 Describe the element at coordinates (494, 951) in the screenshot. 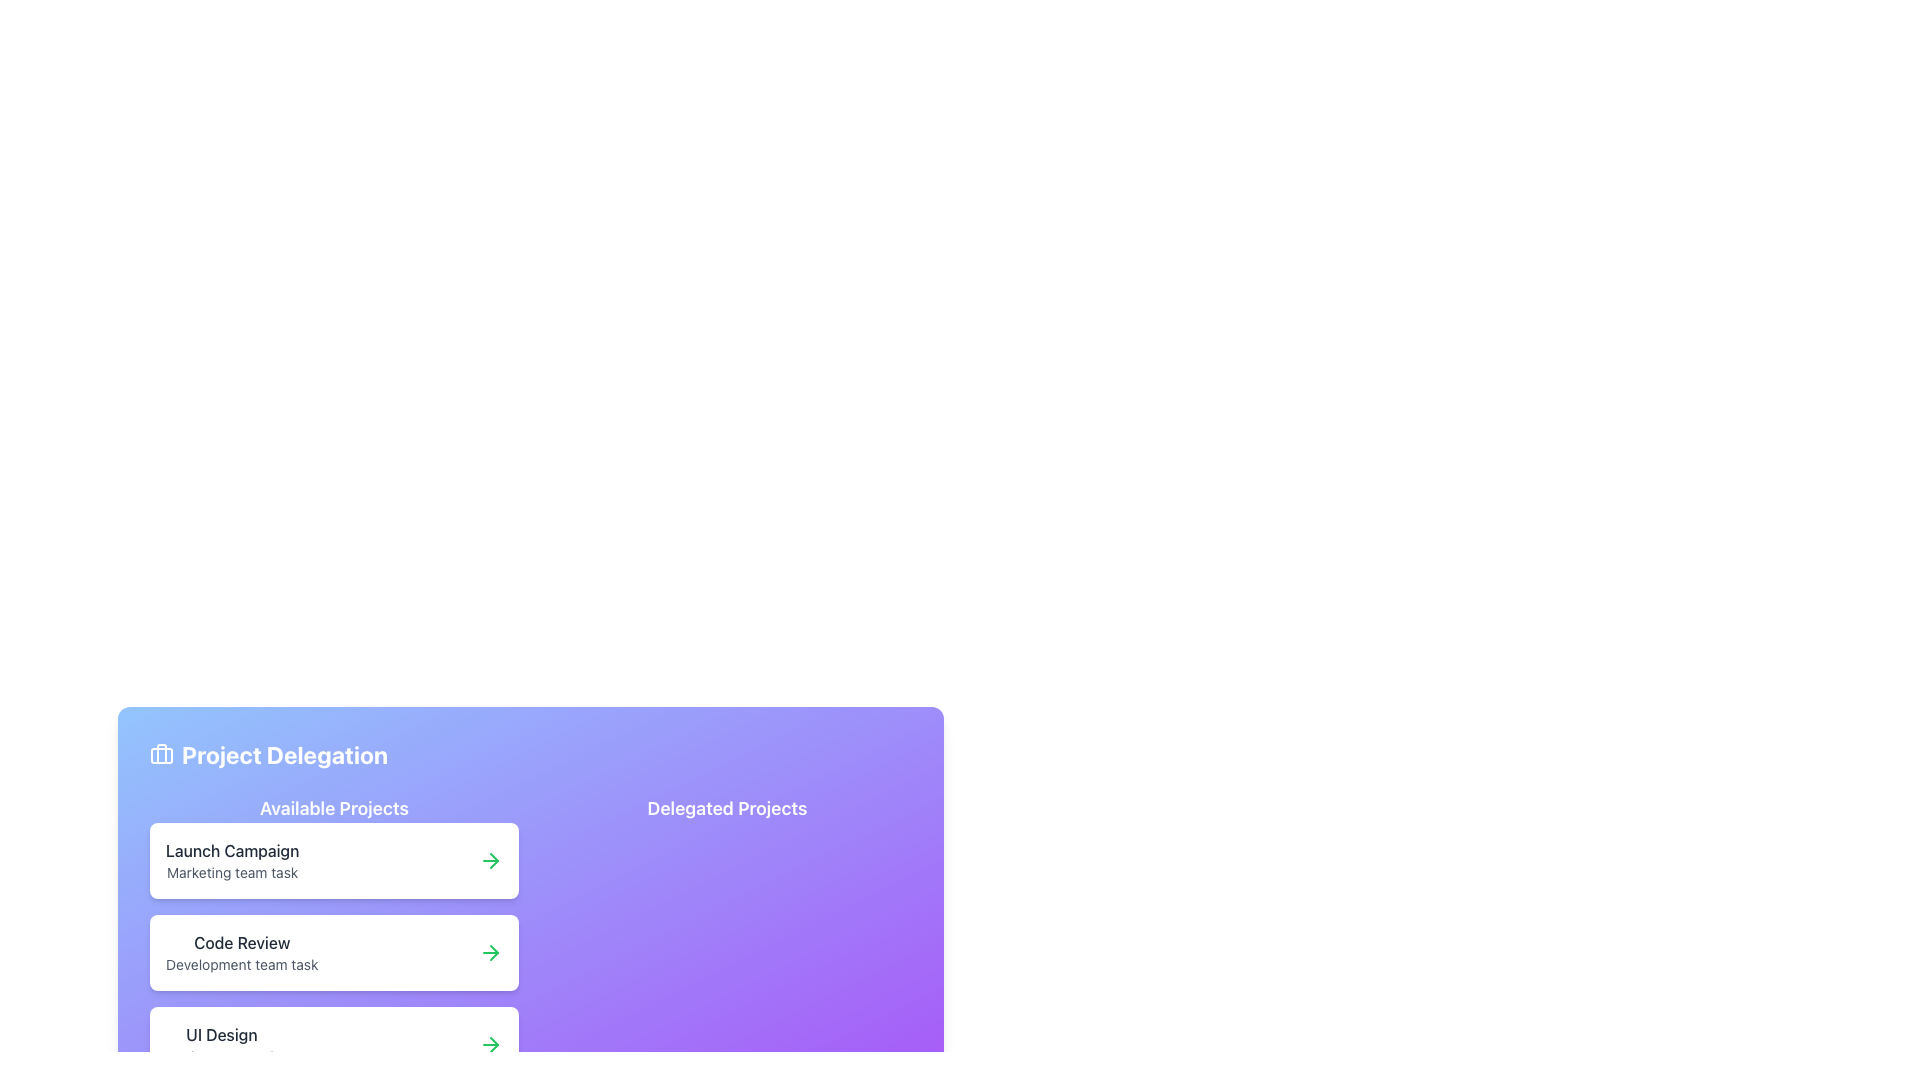

I see `the rightward-facing arrowhead portion of the SVG-based icon used for navigation, which is located to the right of the 'Launch Campaign' item in the 'Available Projects' section` at that location.